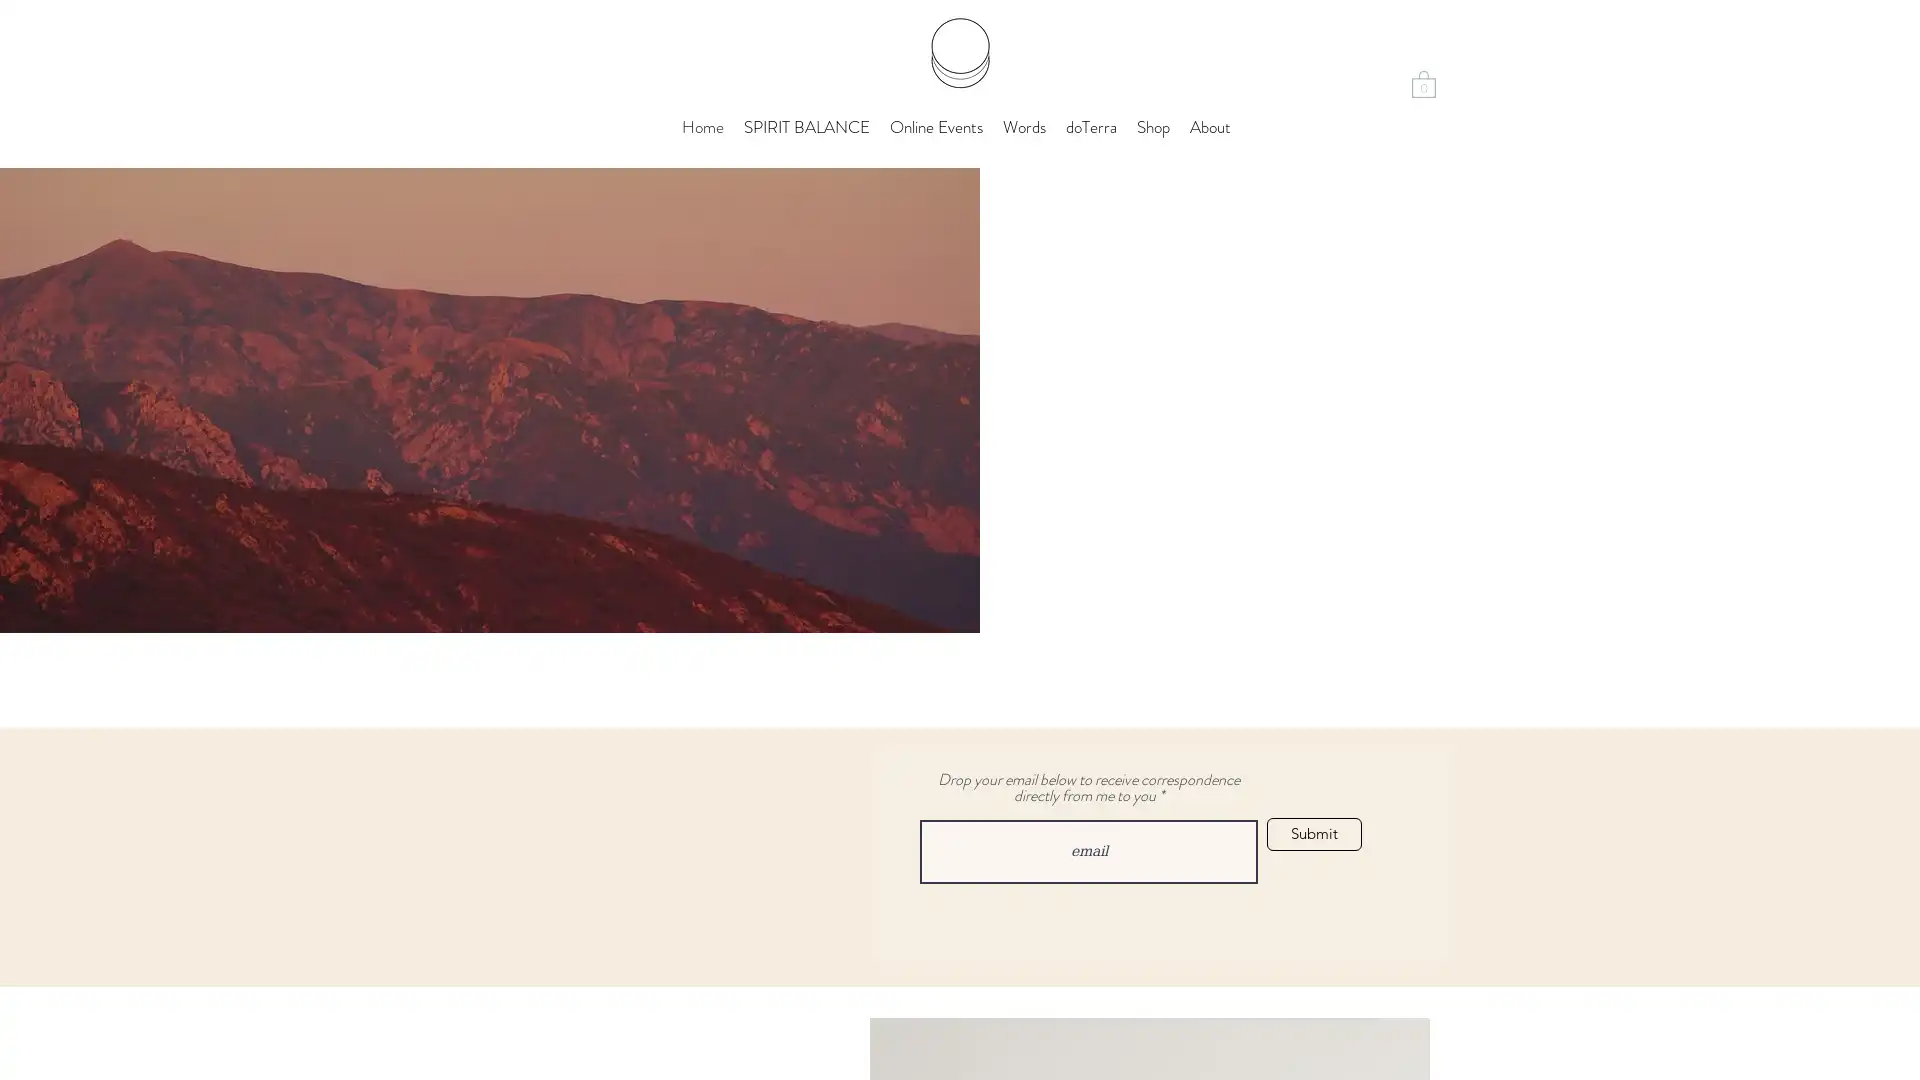 The image size is (1920, 1080). What do you see at coordinates (1423, 82) in the screenshot?
I see `Cart with 0 items` at bounding box center [1423, 82].